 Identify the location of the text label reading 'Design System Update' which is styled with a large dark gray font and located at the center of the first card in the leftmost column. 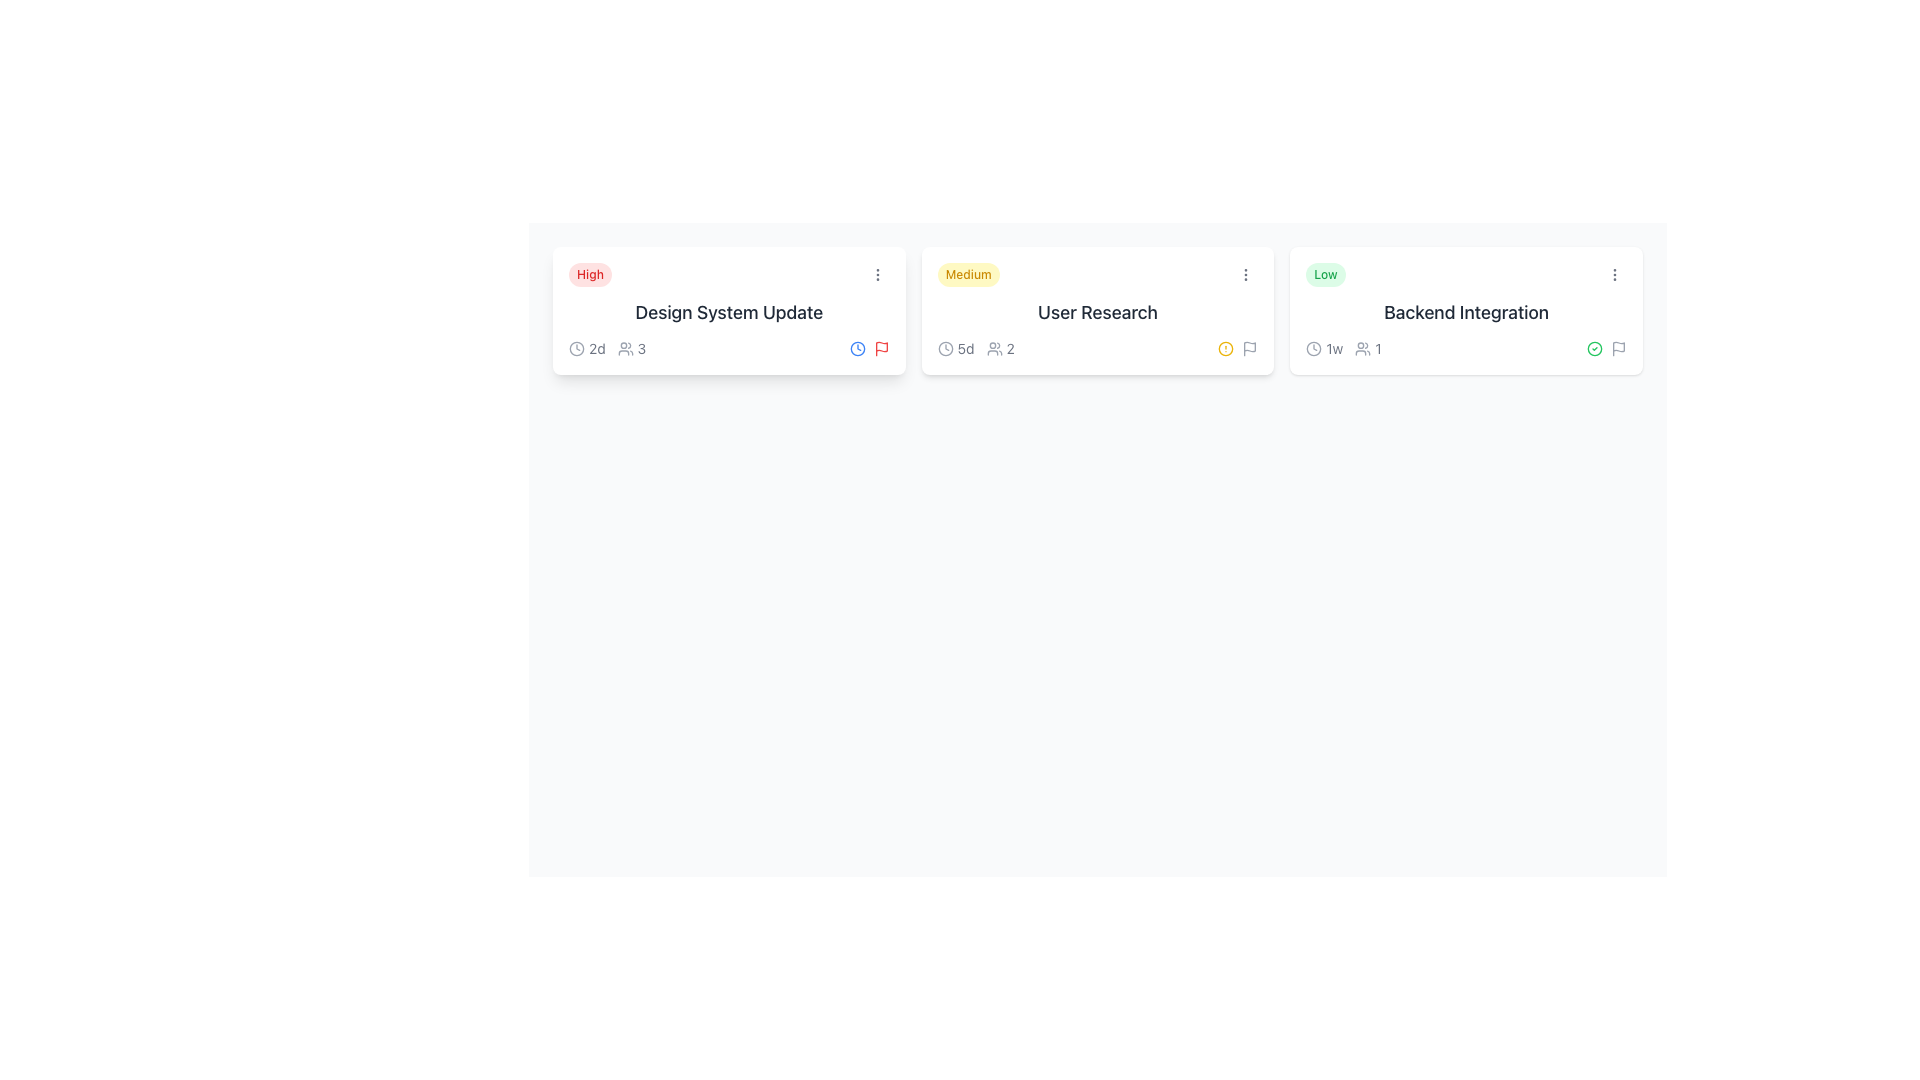
(728, 312).